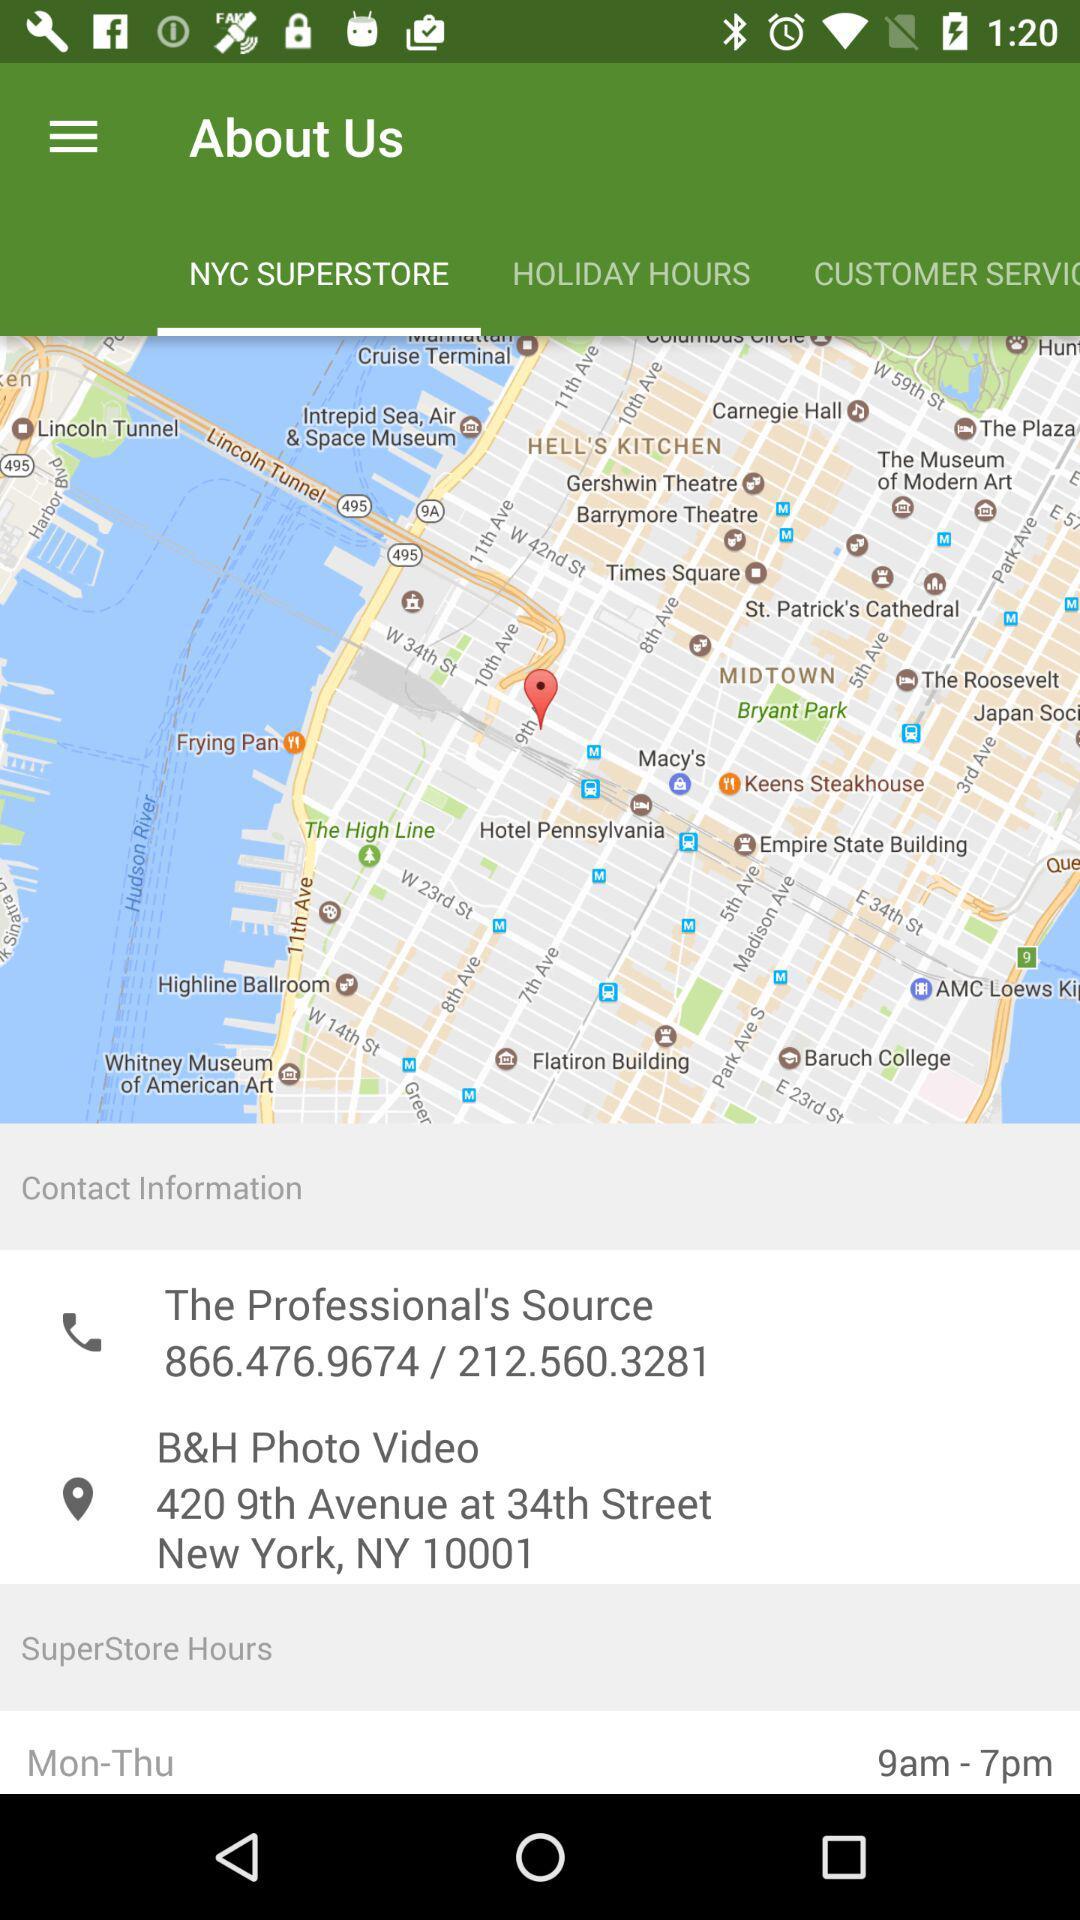 The height and width of the screenshot is (1920, 1080). I want to click on mon-thu icon, so click(424, 1751).